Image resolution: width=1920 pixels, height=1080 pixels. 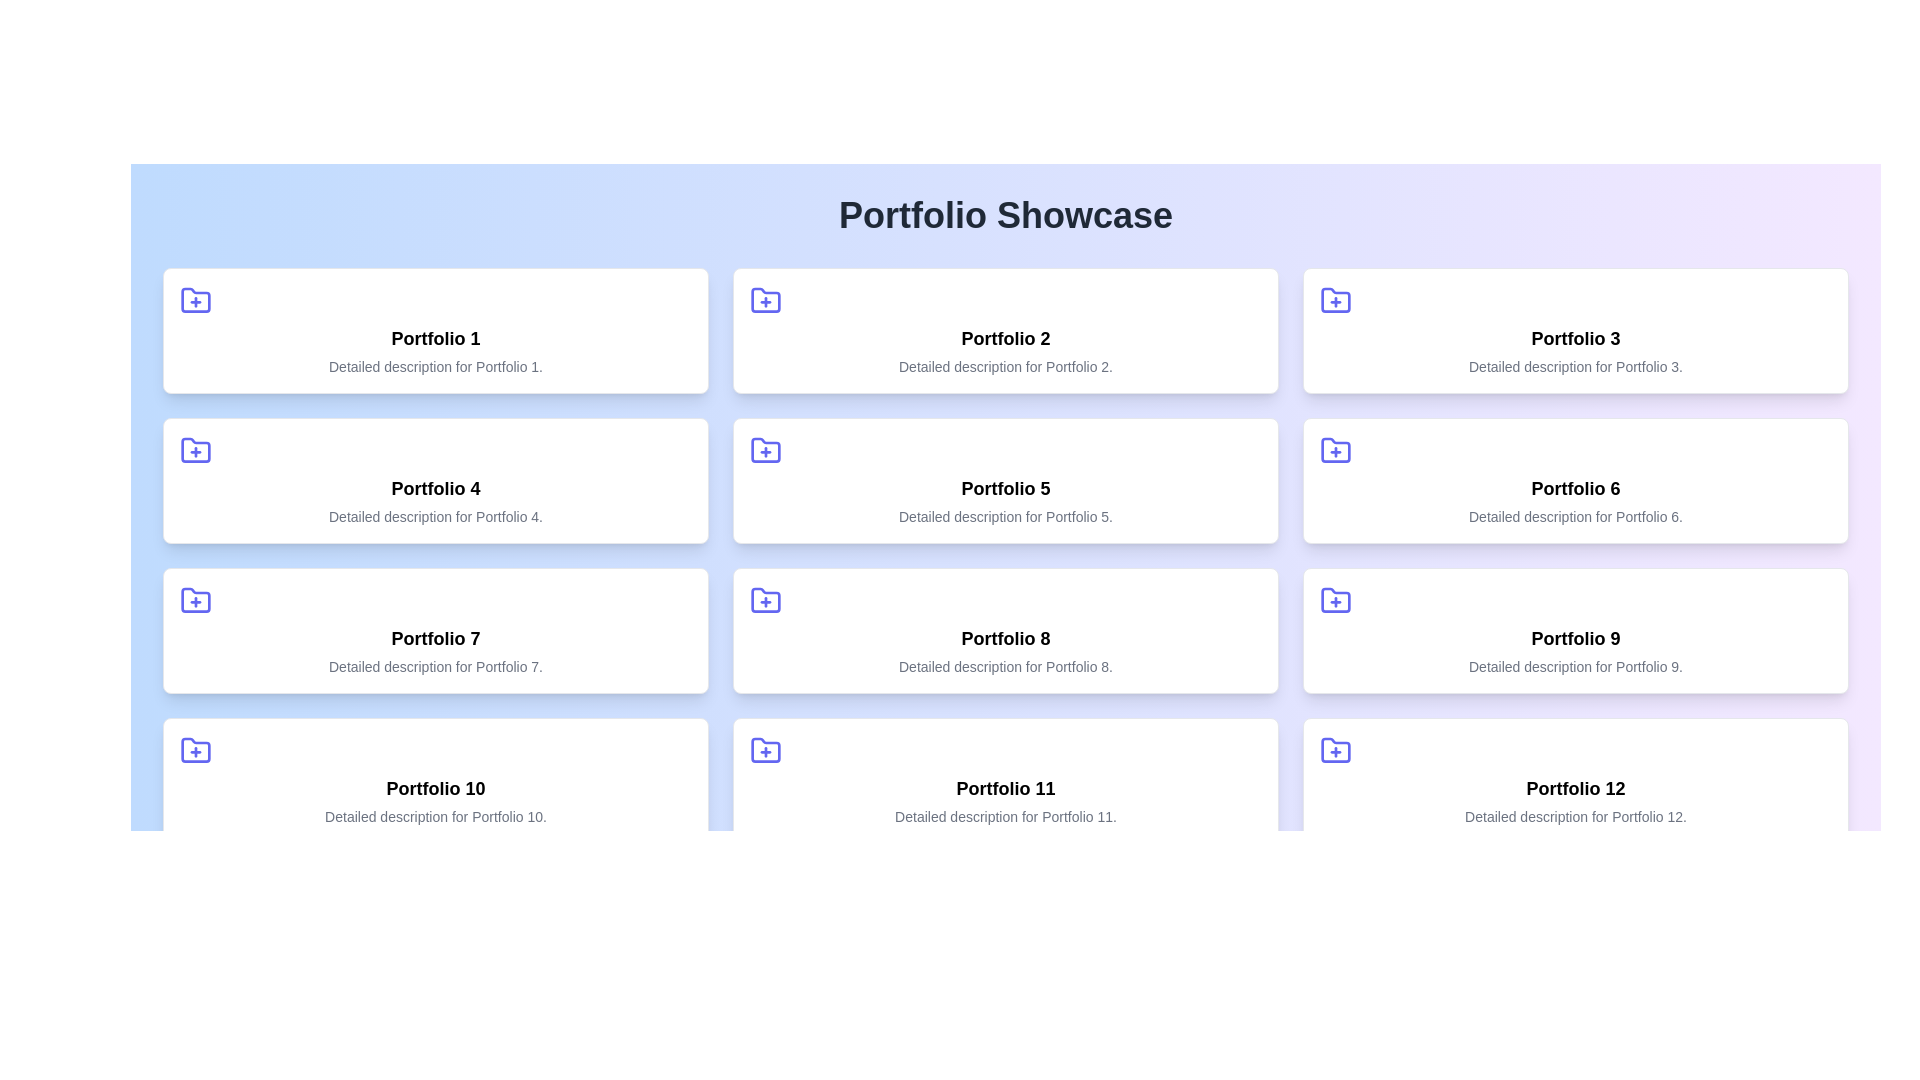 I want to click on text label 'Portfolio 12' which is displayed in bold within the twelfth card in a grid layout, so click(x=1574, y=788).